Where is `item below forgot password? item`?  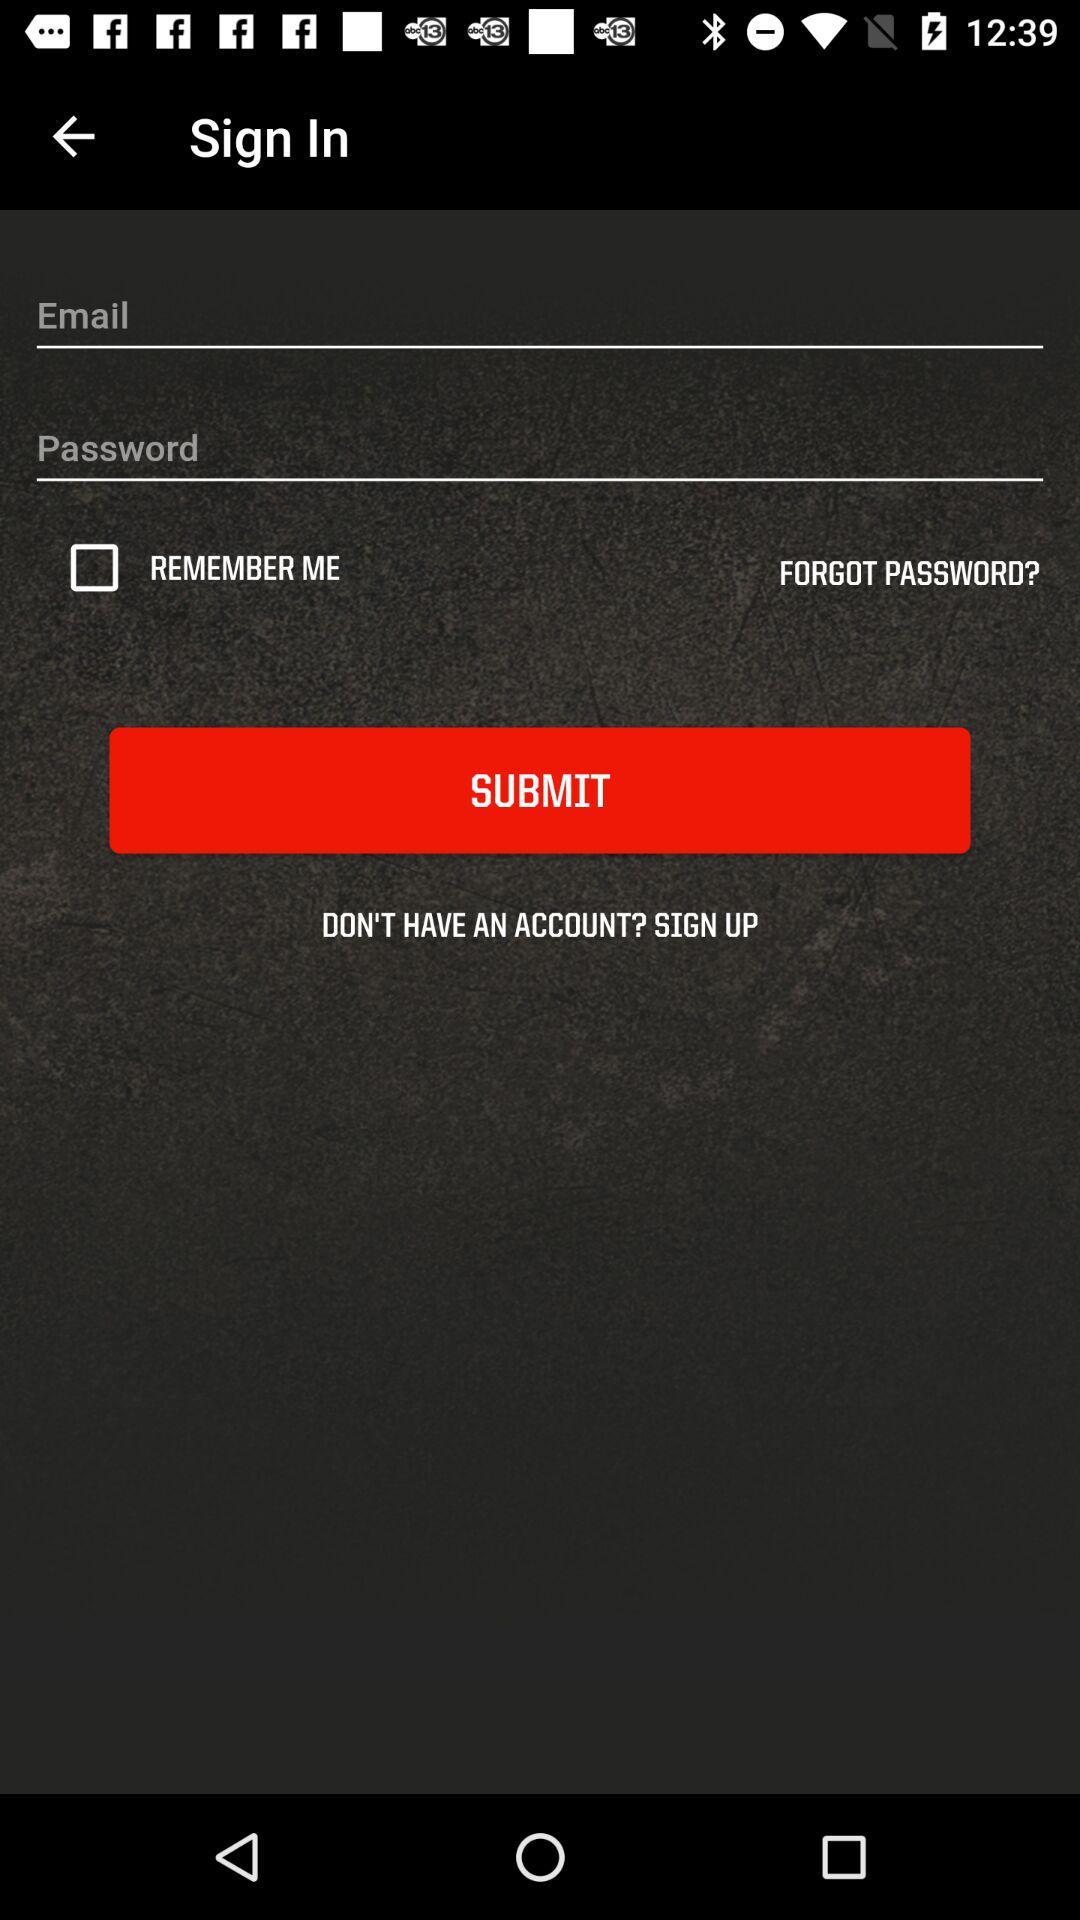
item below forgot password? item is located at coordinates (540, 789).